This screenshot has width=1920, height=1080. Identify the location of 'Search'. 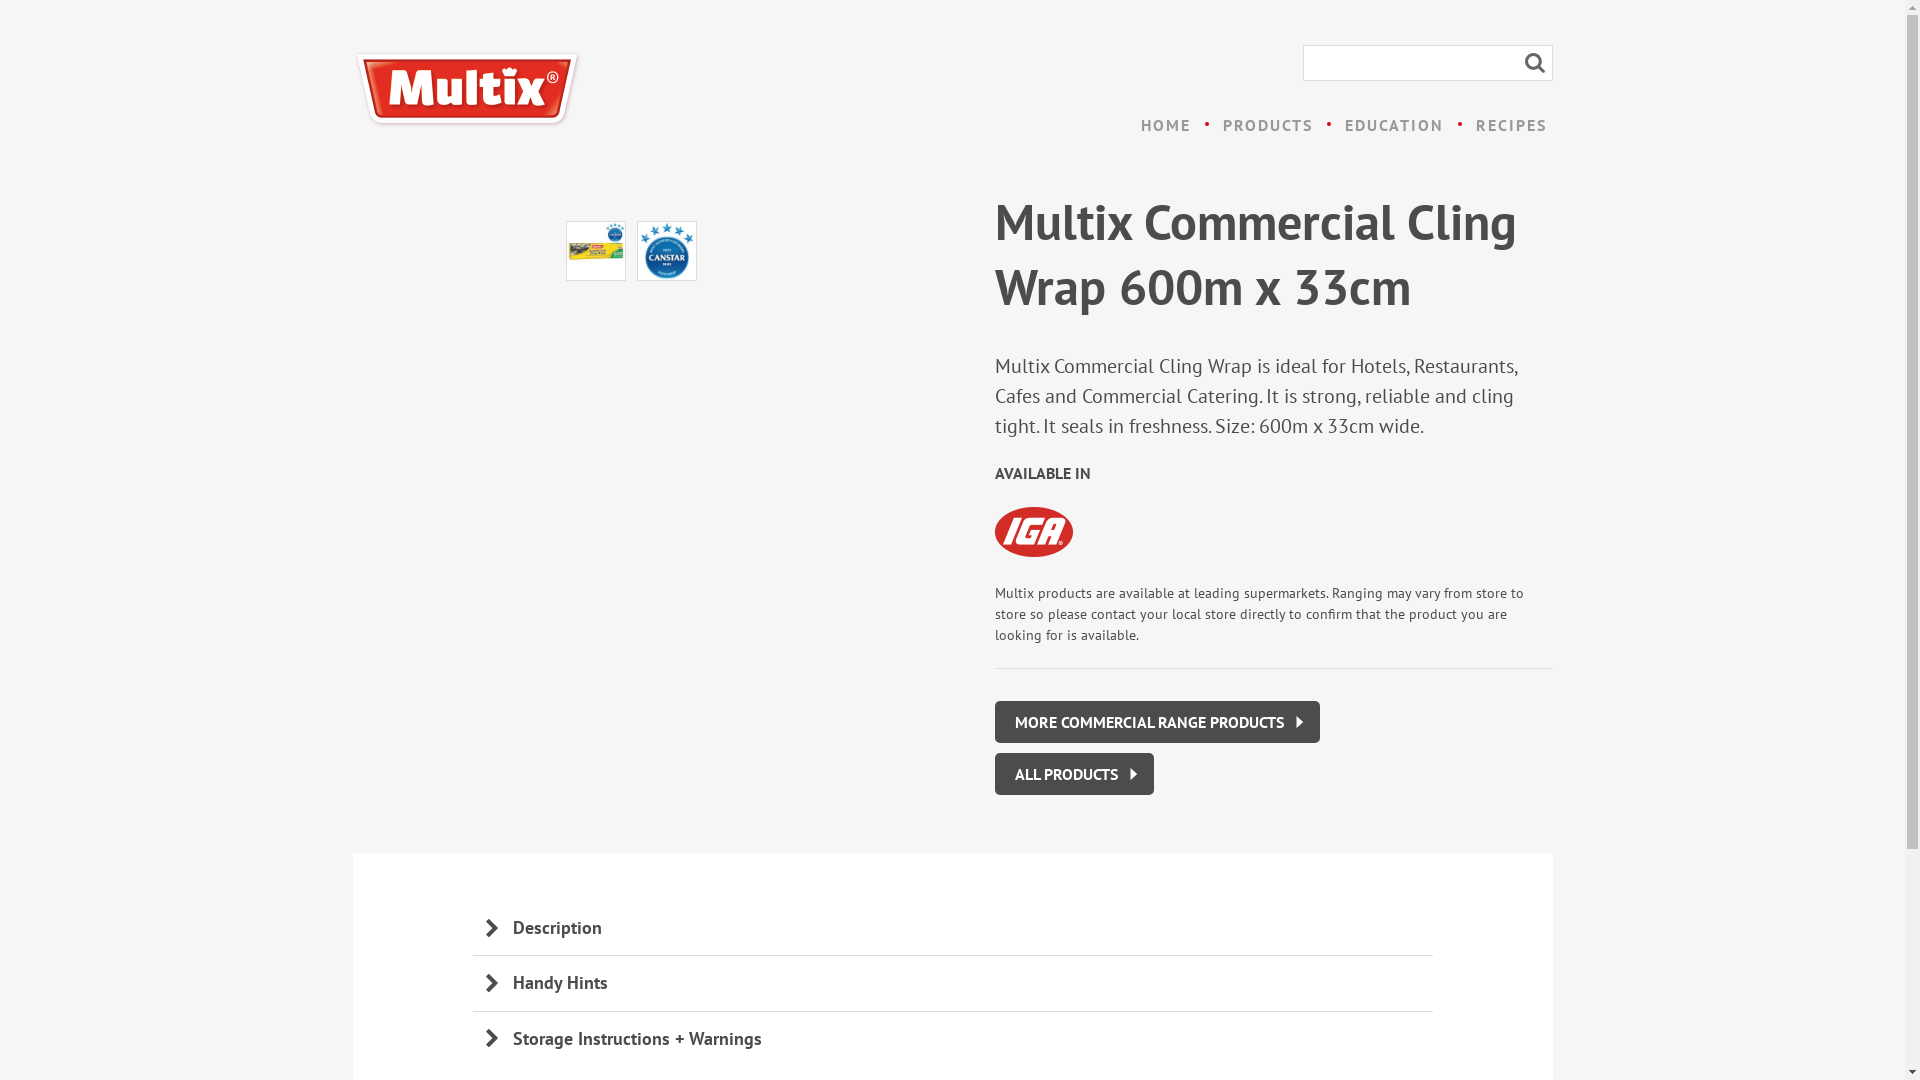
(1533, 61).